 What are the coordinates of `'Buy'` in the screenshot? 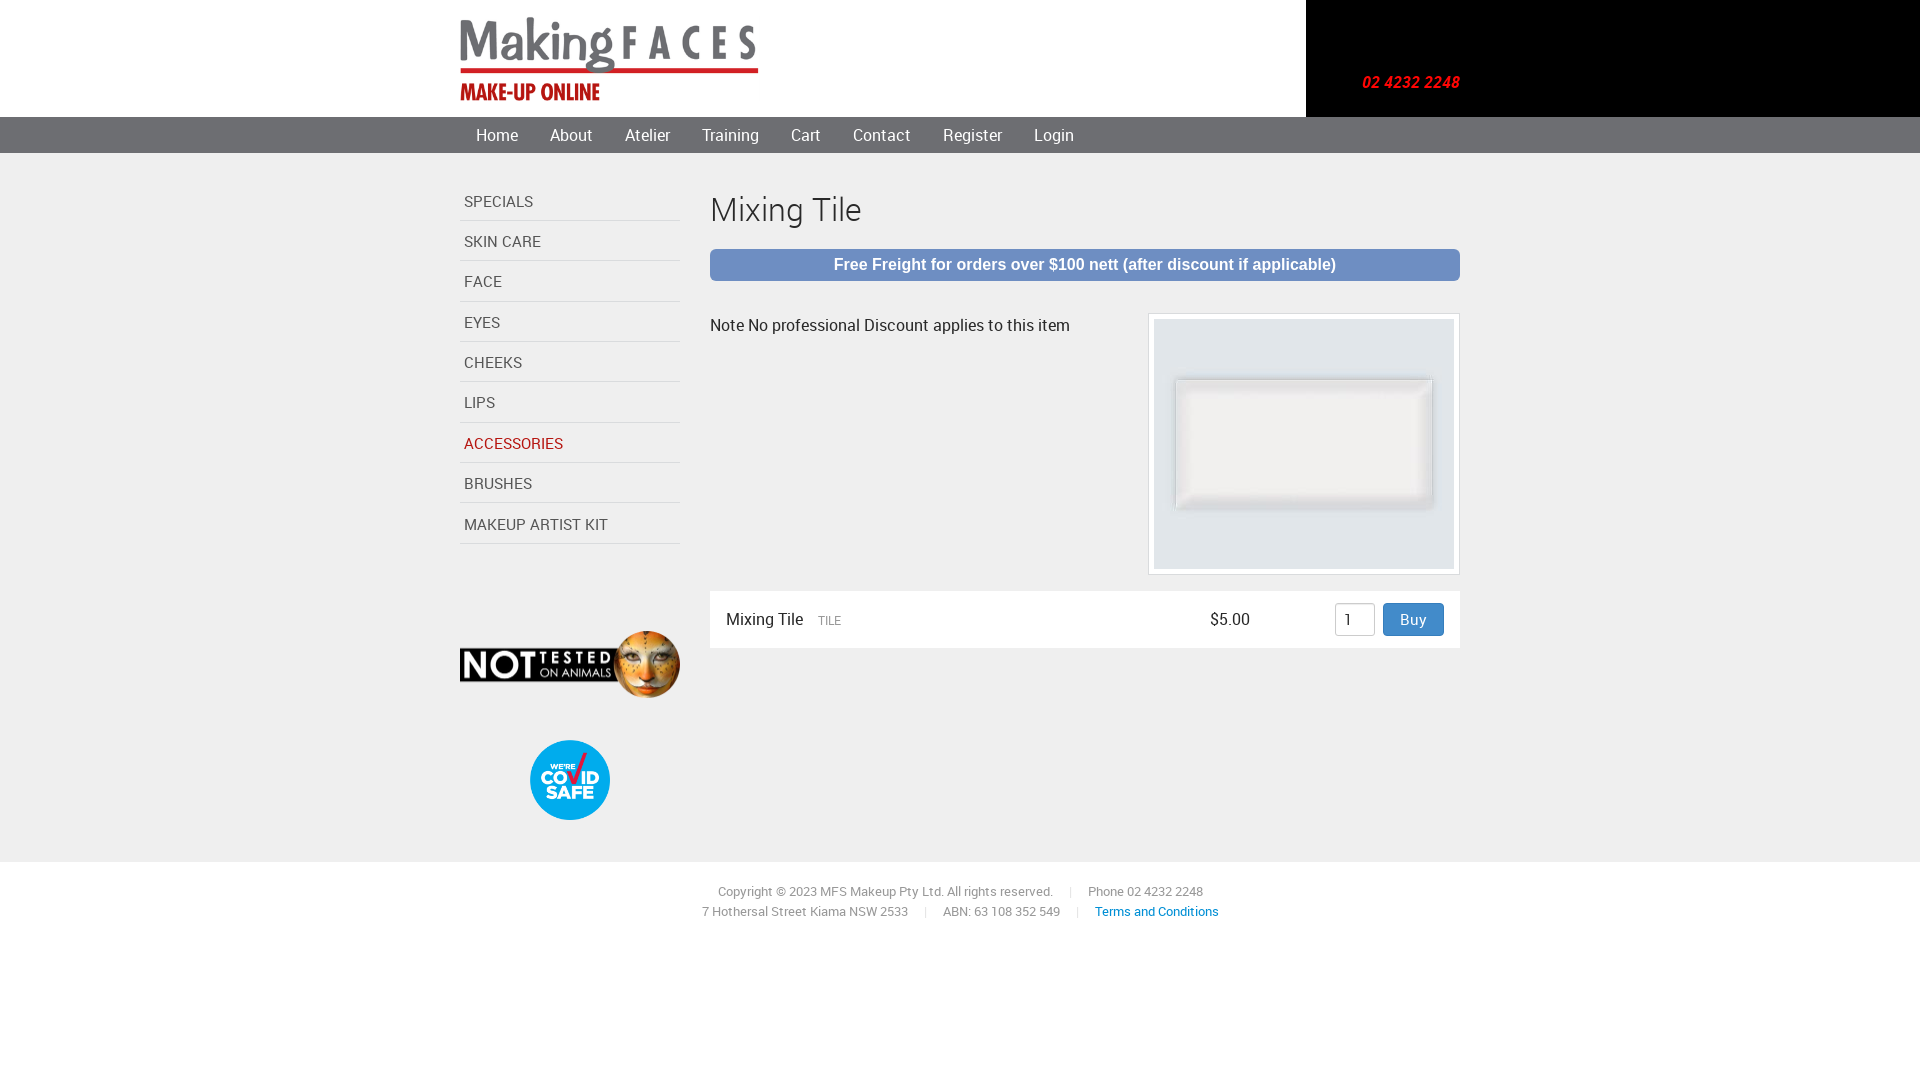 It's located at (1412, 618).